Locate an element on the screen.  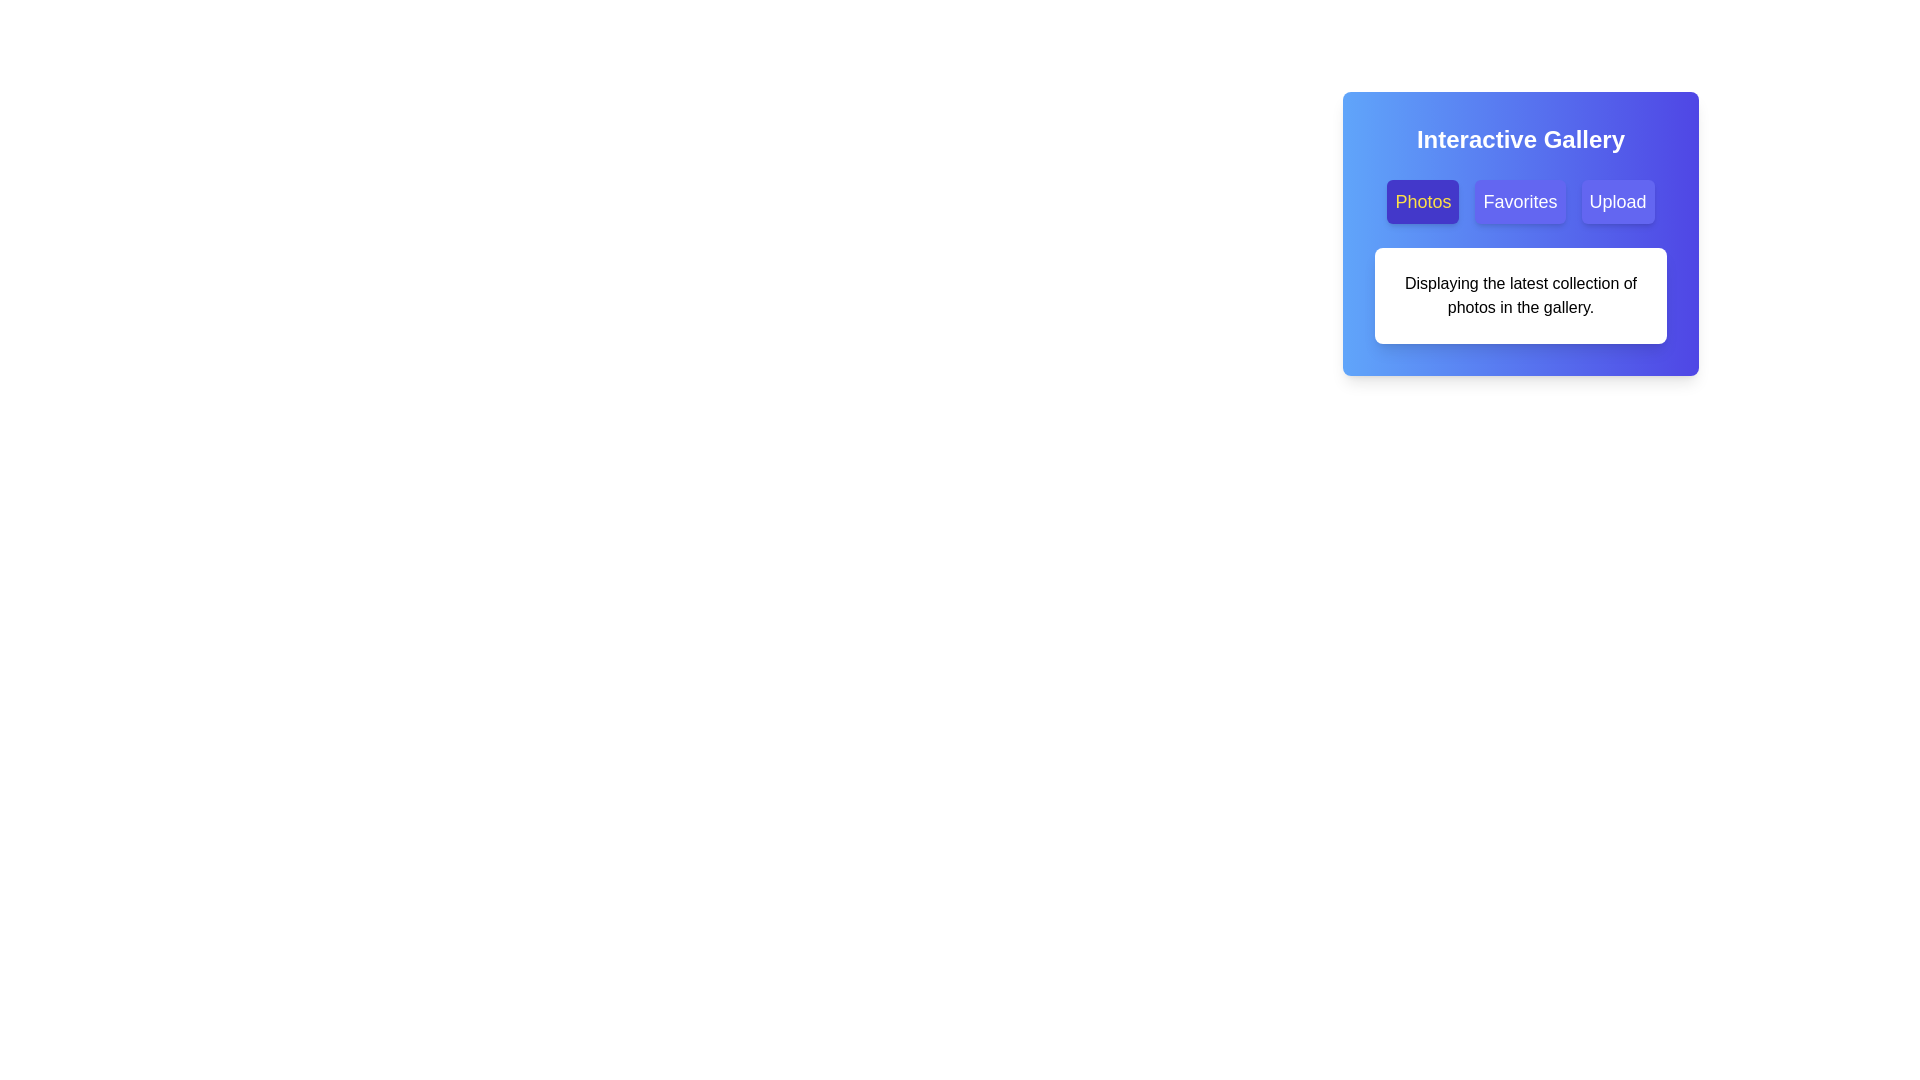
the 'Photos' button, which is a rectangular button with bold yellow text on a vivid indigo-blue background, located below the header 'Interactive Gallery' is located at coordinates (1422, 201).